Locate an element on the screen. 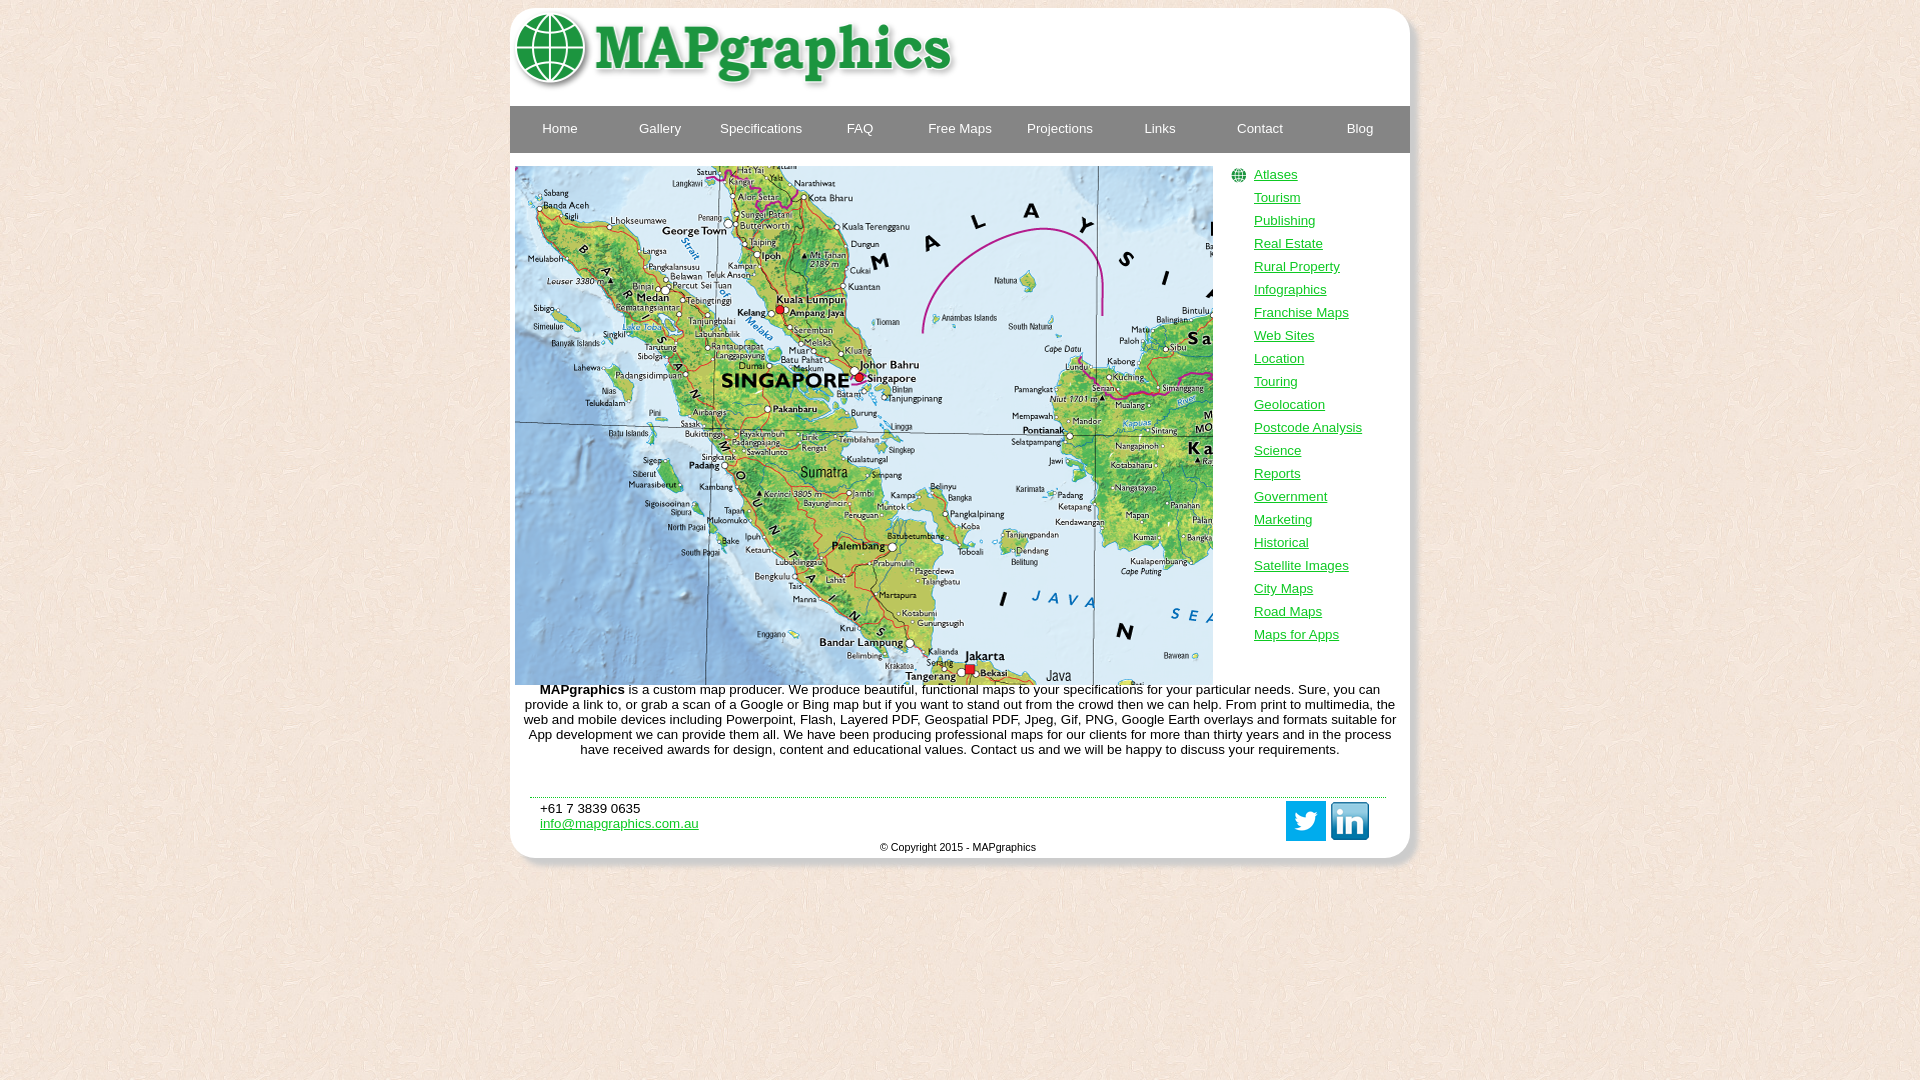  'Infographics' is located at coordinates (1290, 289).